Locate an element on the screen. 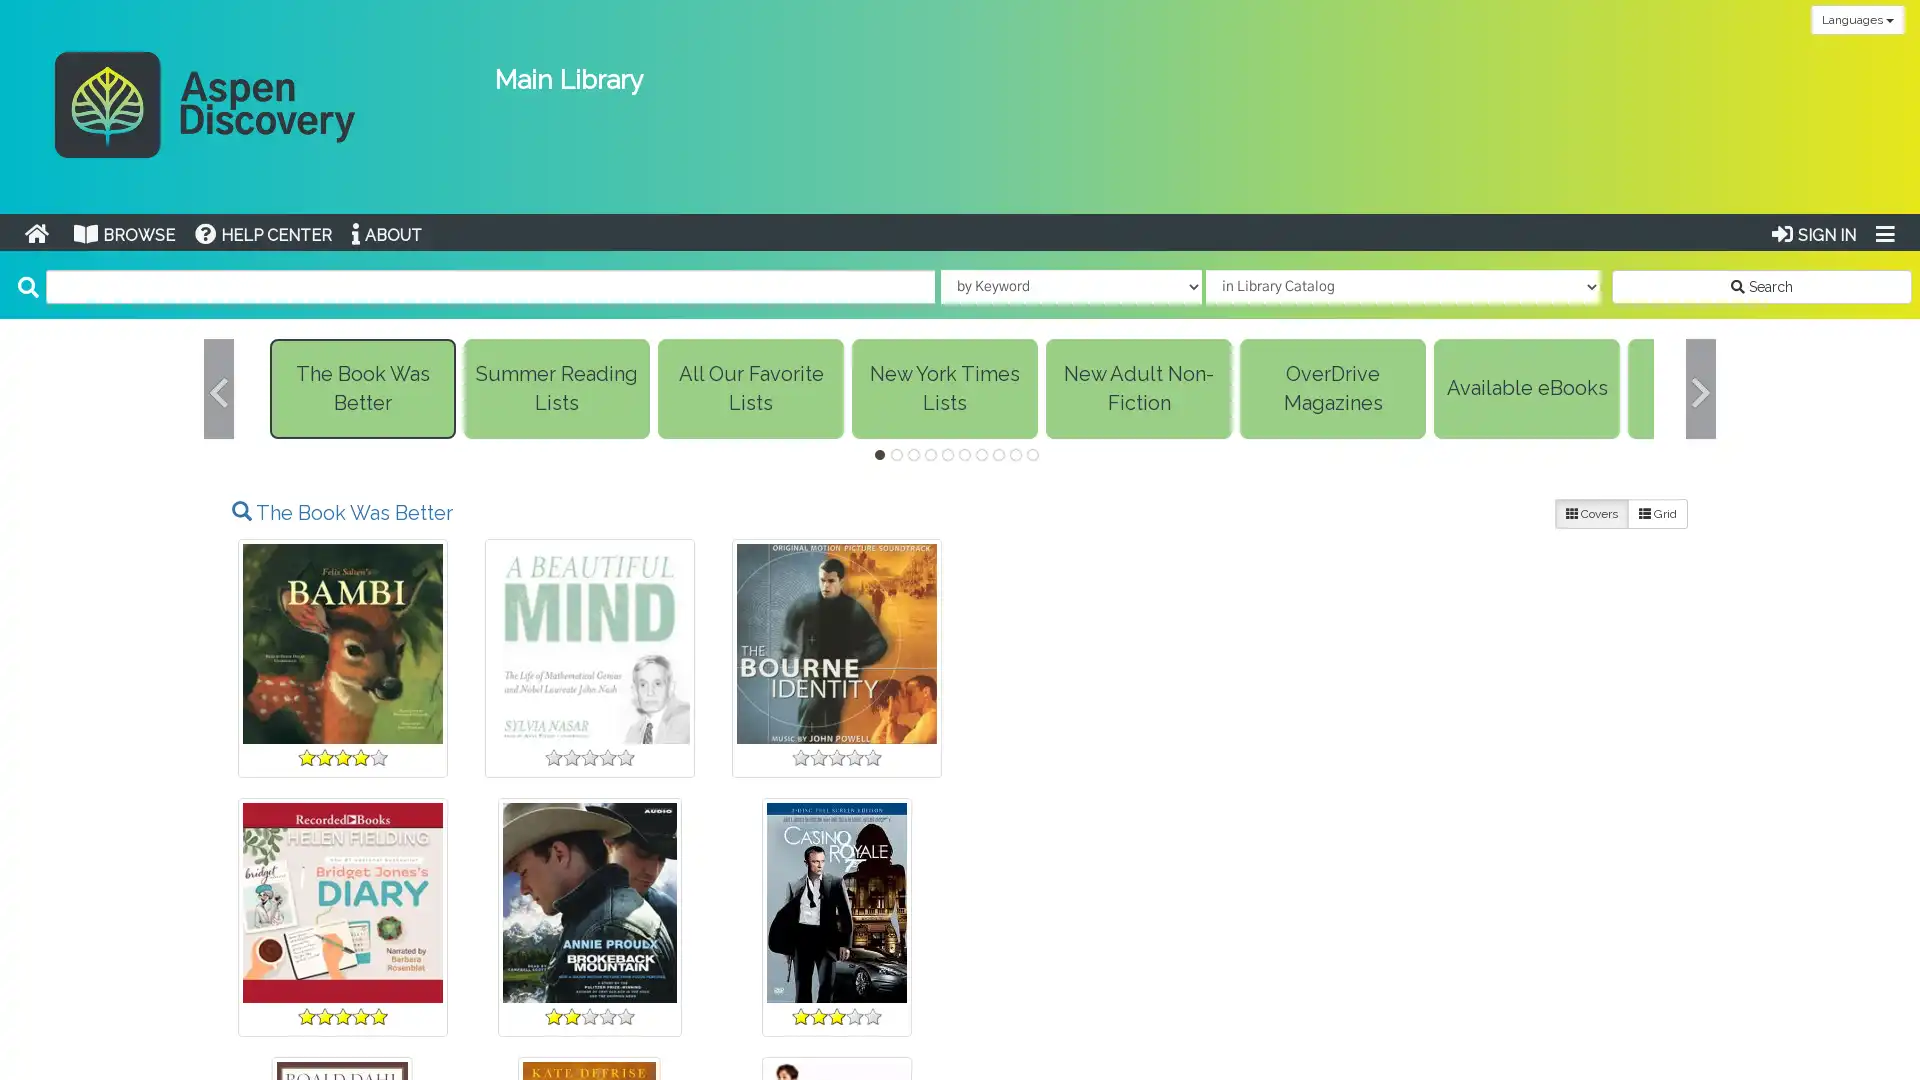  Write a Review is located at coordinates (1576, 759).